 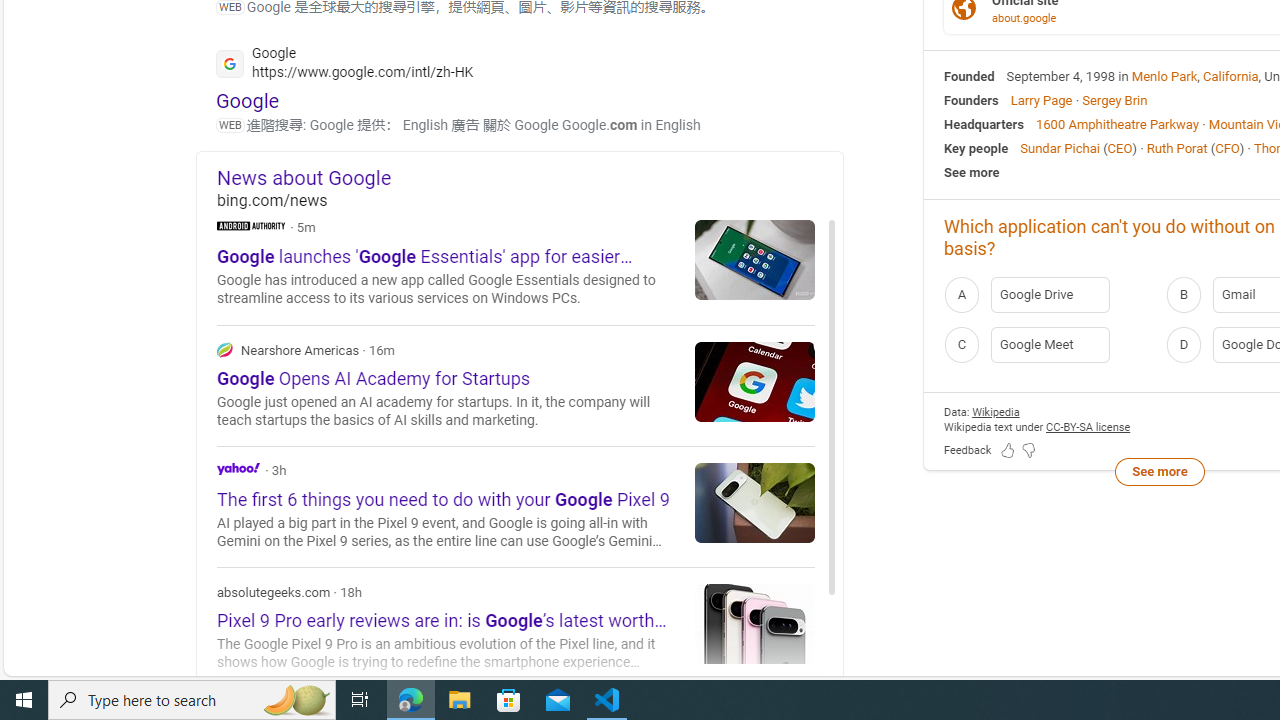 I want to click on 'CEO', so click(x=1120, y=146).